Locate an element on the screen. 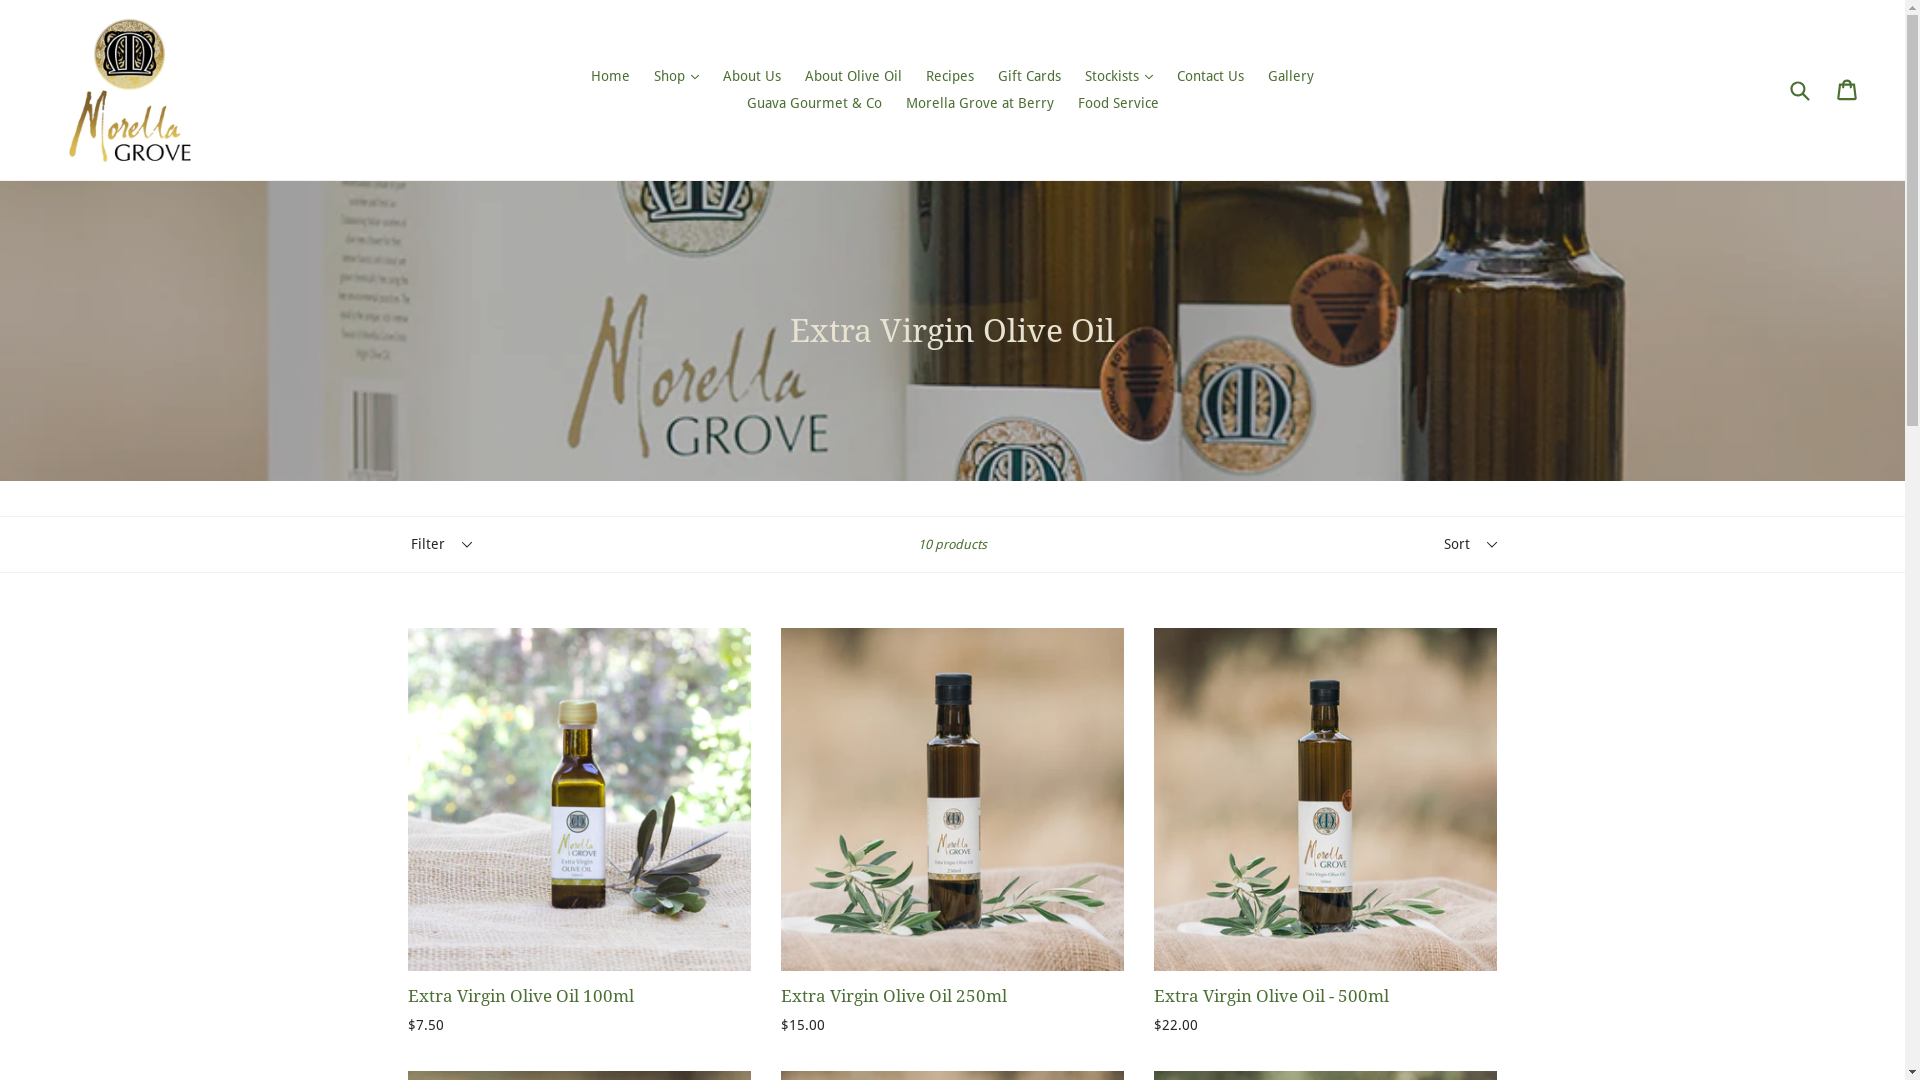  'Morella Grove at Berry' is located at coordinates (979, 103).